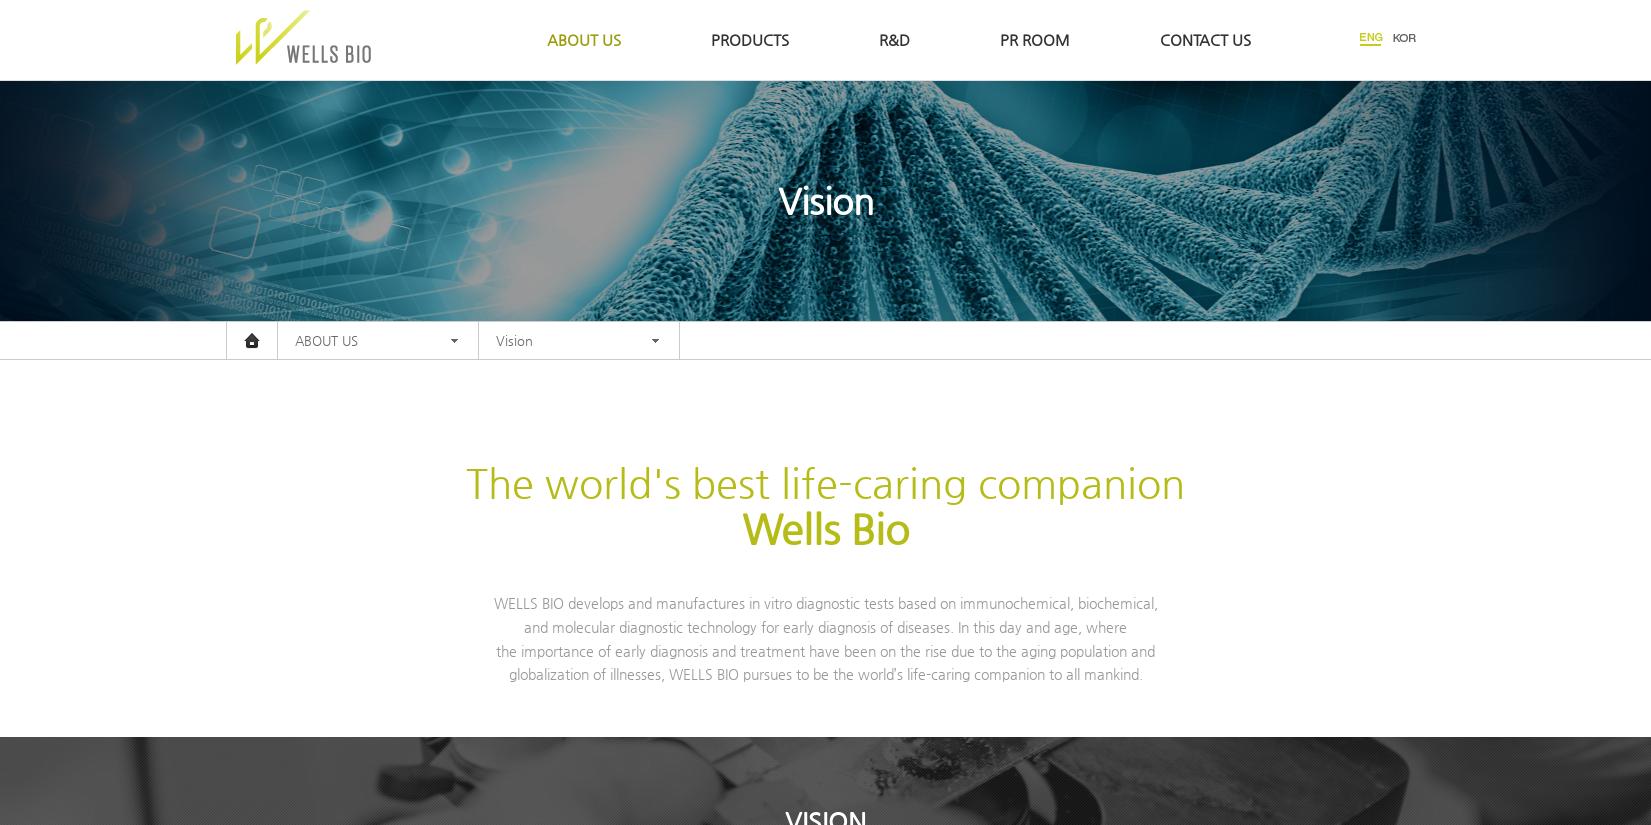  What do you see at coordinates (1203, 39) in the screenshot?
I see `'CONTACT US'` at bounding box center [1203, 39].